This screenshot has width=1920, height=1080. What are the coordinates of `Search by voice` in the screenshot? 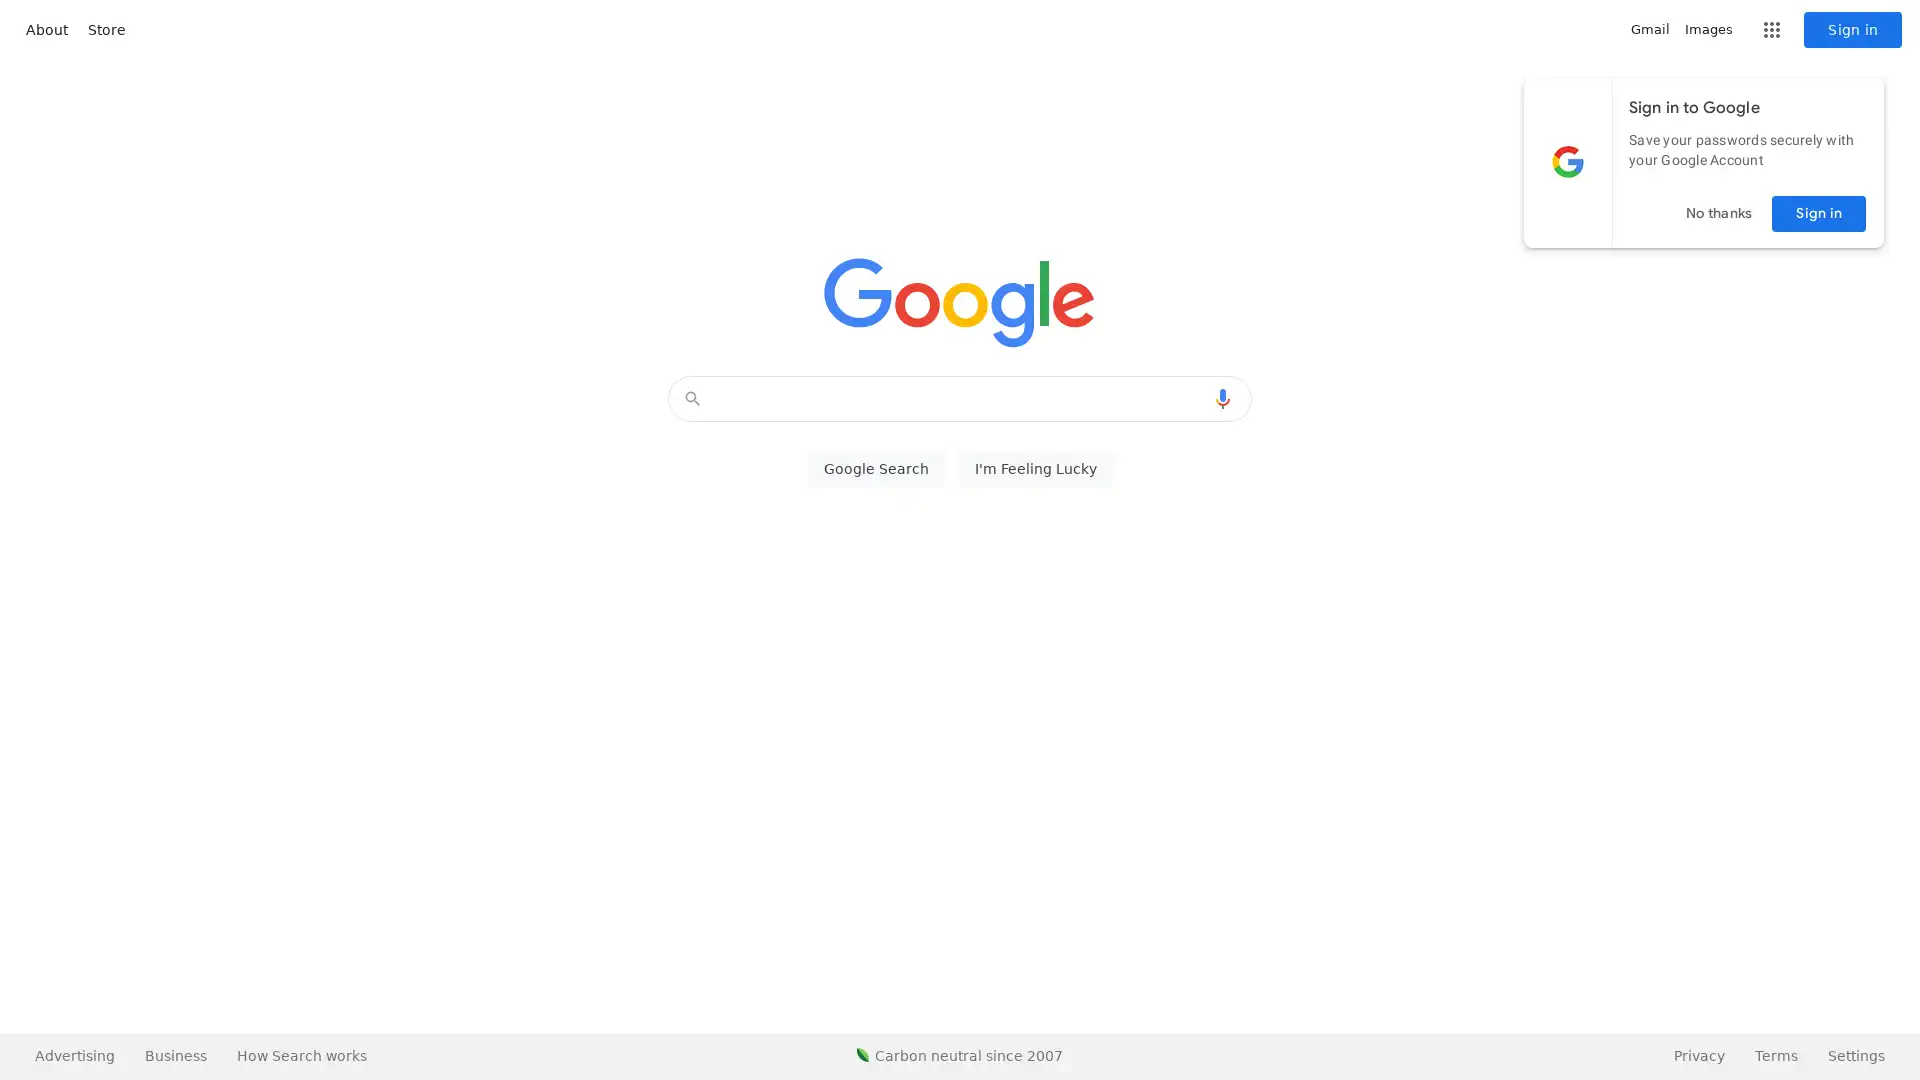 It's located at (1222, 398).